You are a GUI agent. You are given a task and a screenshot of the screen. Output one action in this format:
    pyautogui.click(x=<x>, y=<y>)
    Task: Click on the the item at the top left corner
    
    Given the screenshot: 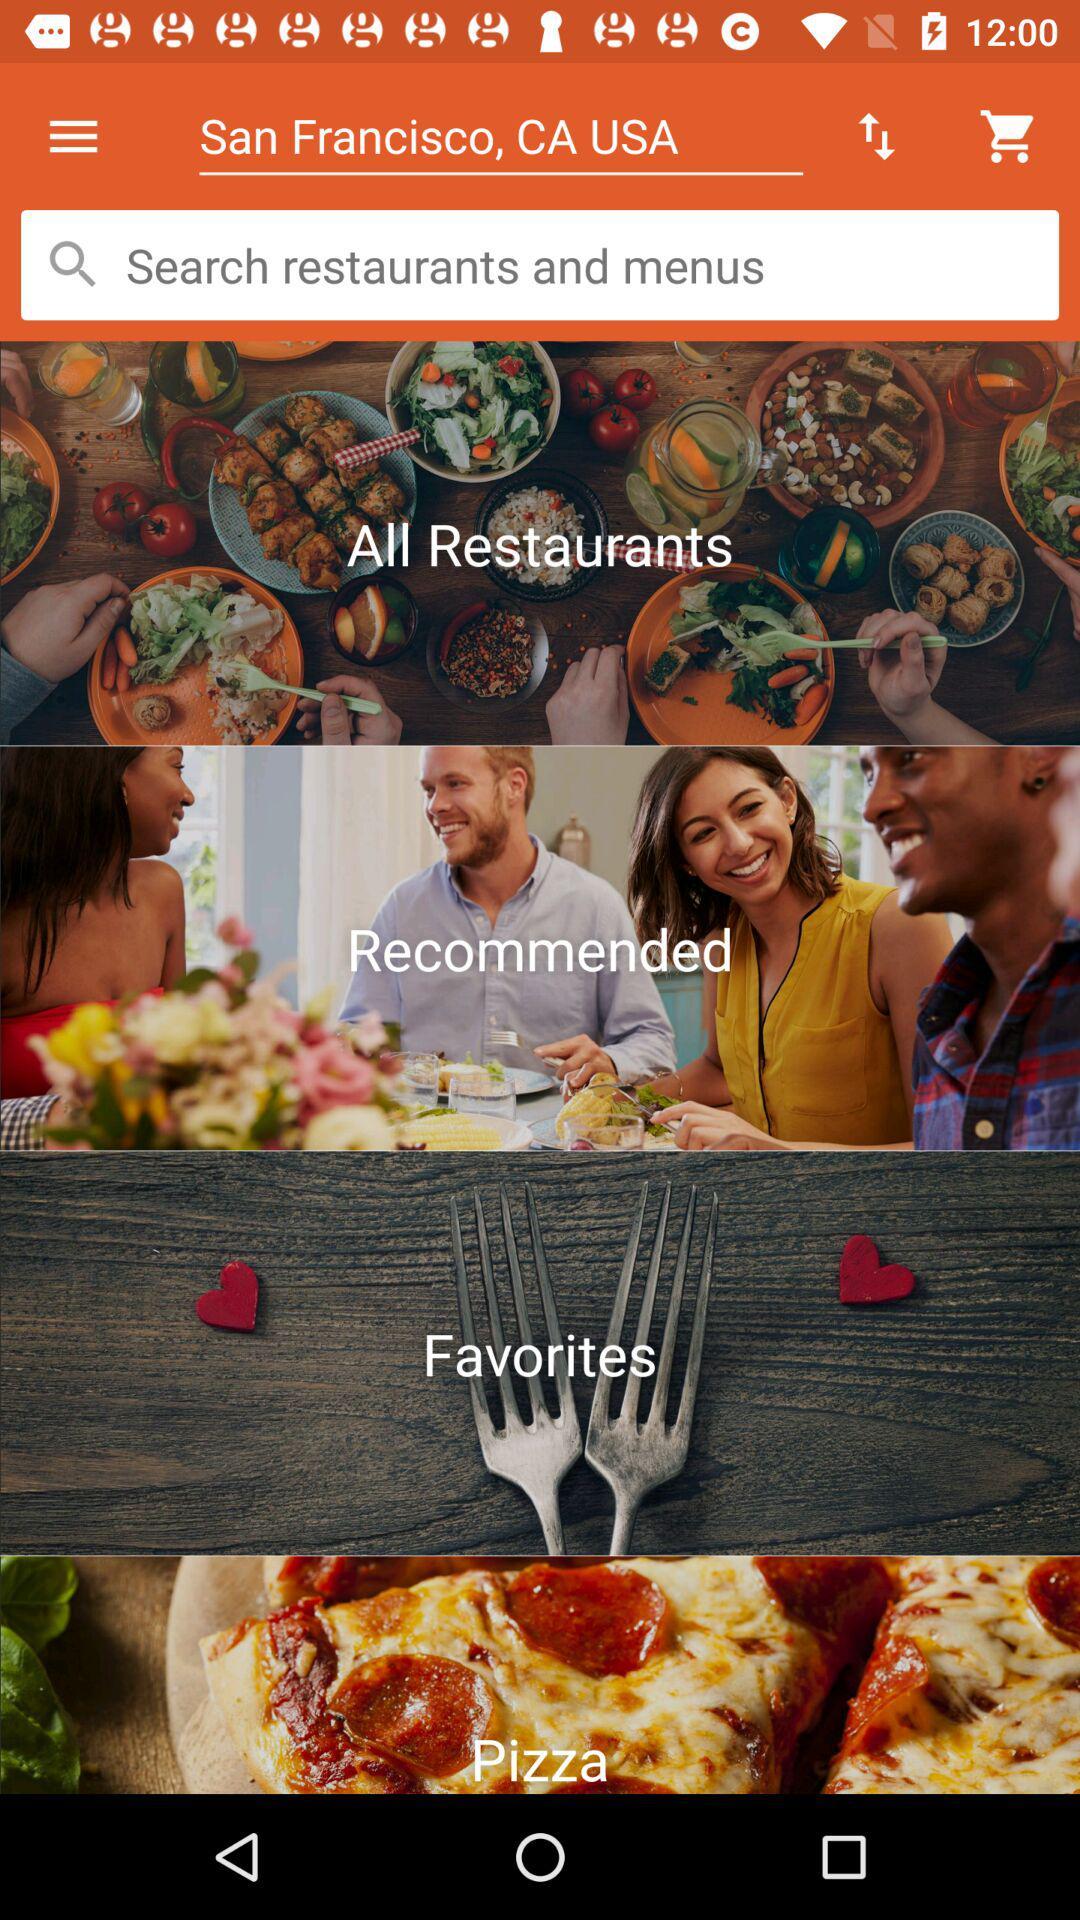 What is the action you would take?
    pyautogui.click(x=72, y=135)
    